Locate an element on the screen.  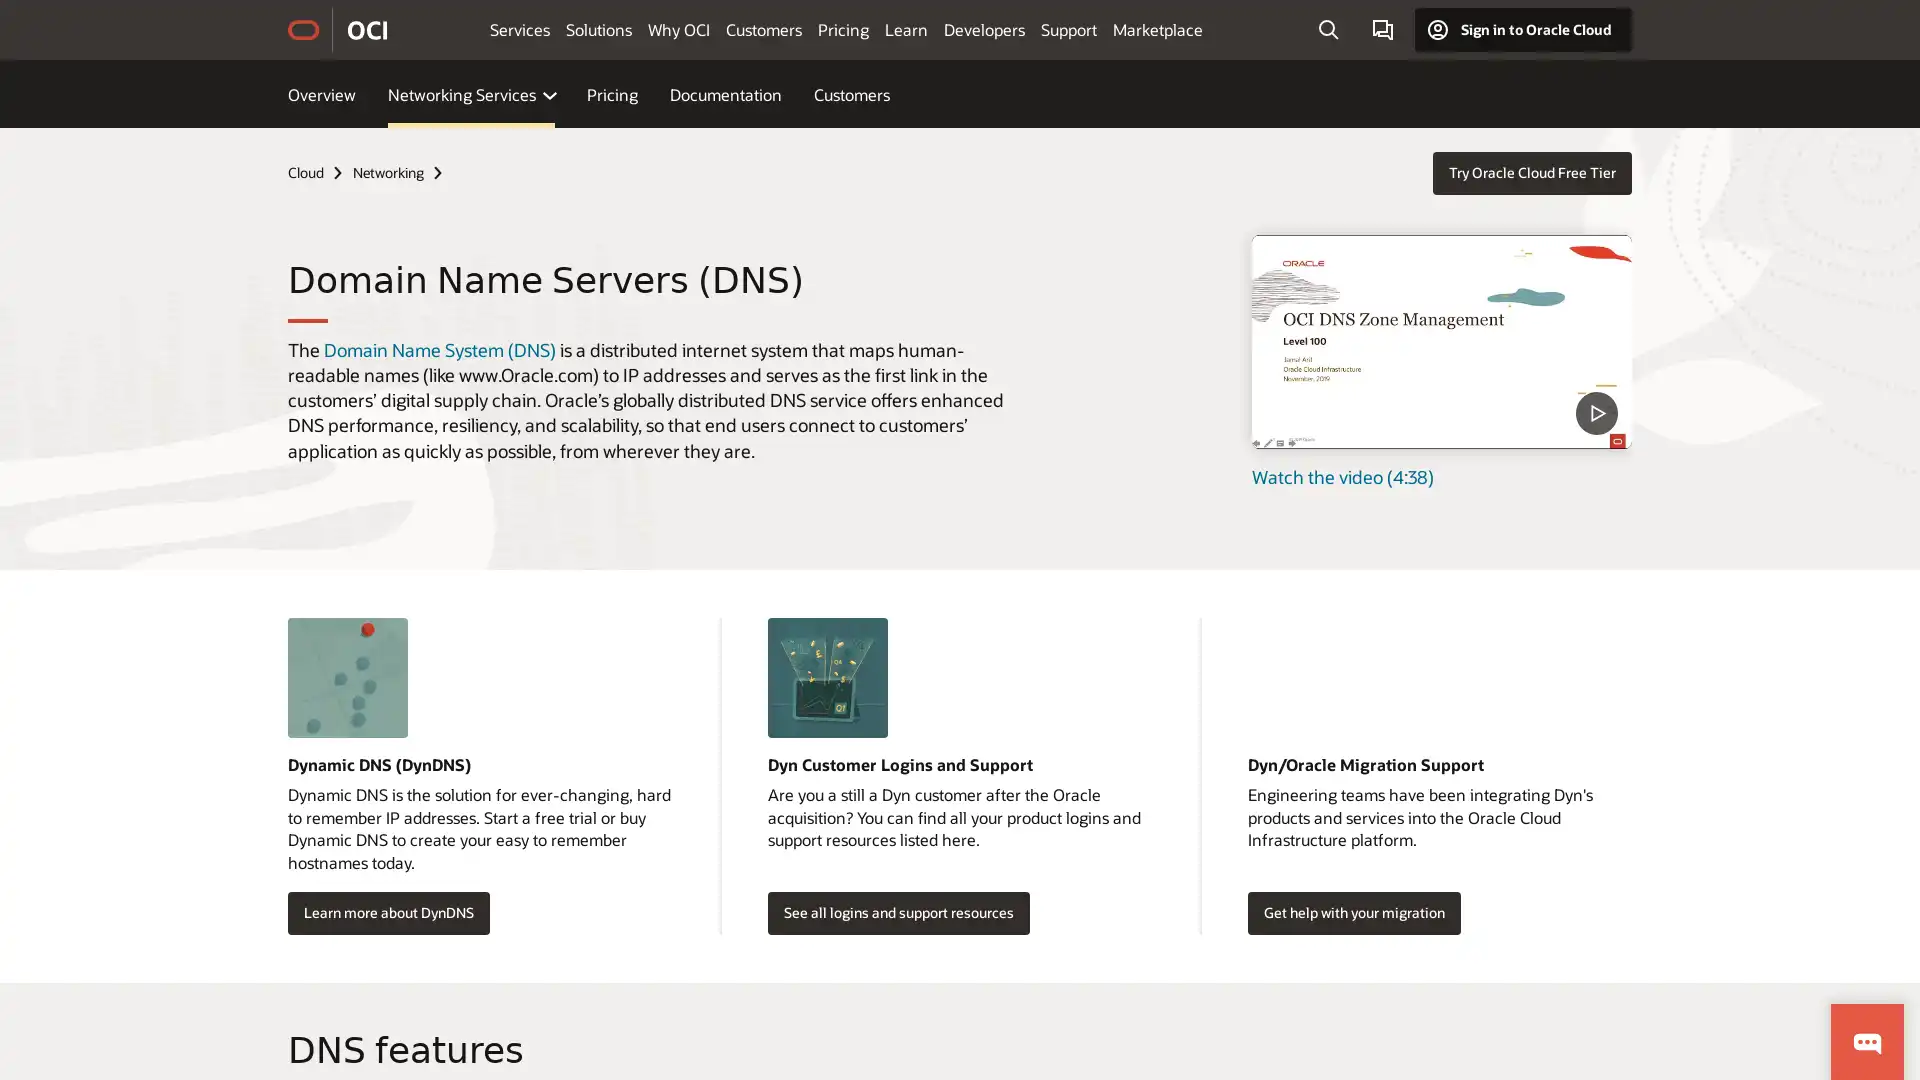
Developers is located at coordinates (984, 29).